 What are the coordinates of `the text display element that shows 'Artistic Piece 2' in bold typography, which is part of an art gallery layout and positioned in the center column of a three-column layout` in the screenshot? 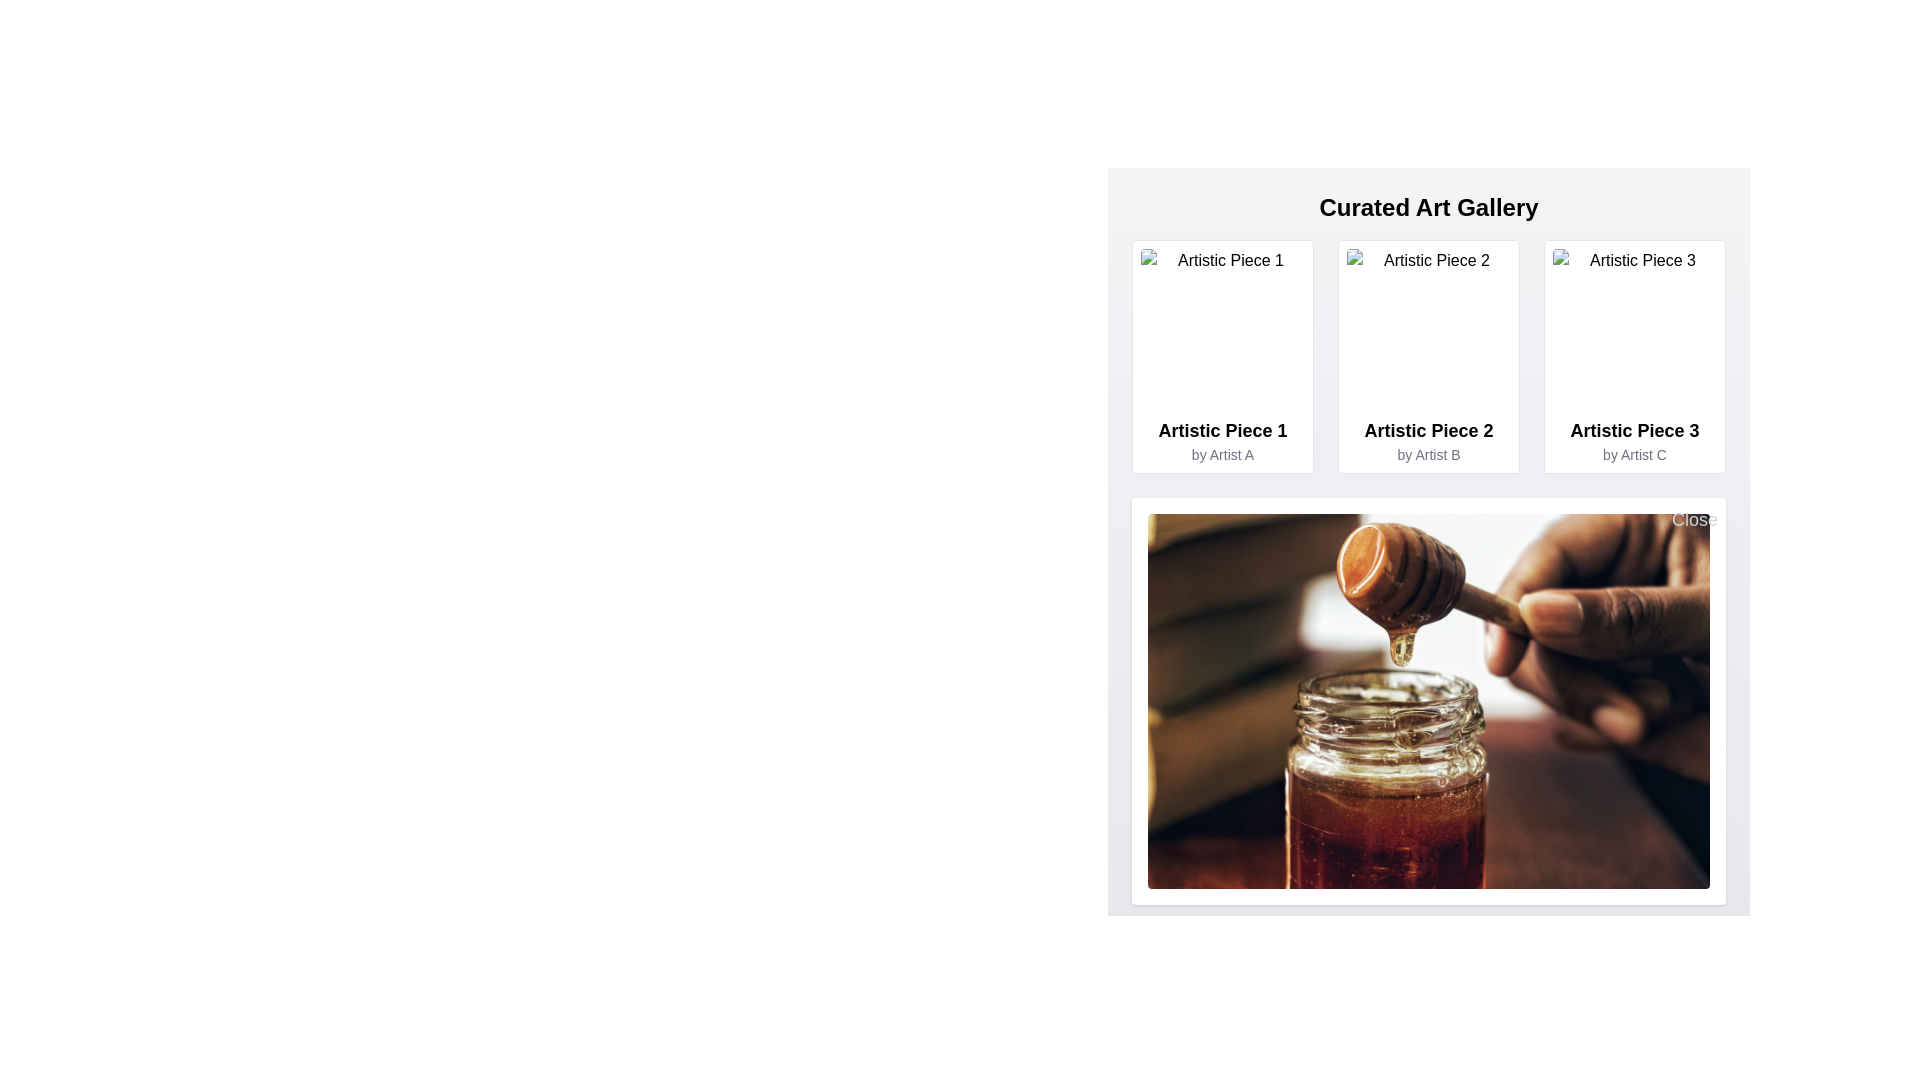 It's located at (1428, 430).